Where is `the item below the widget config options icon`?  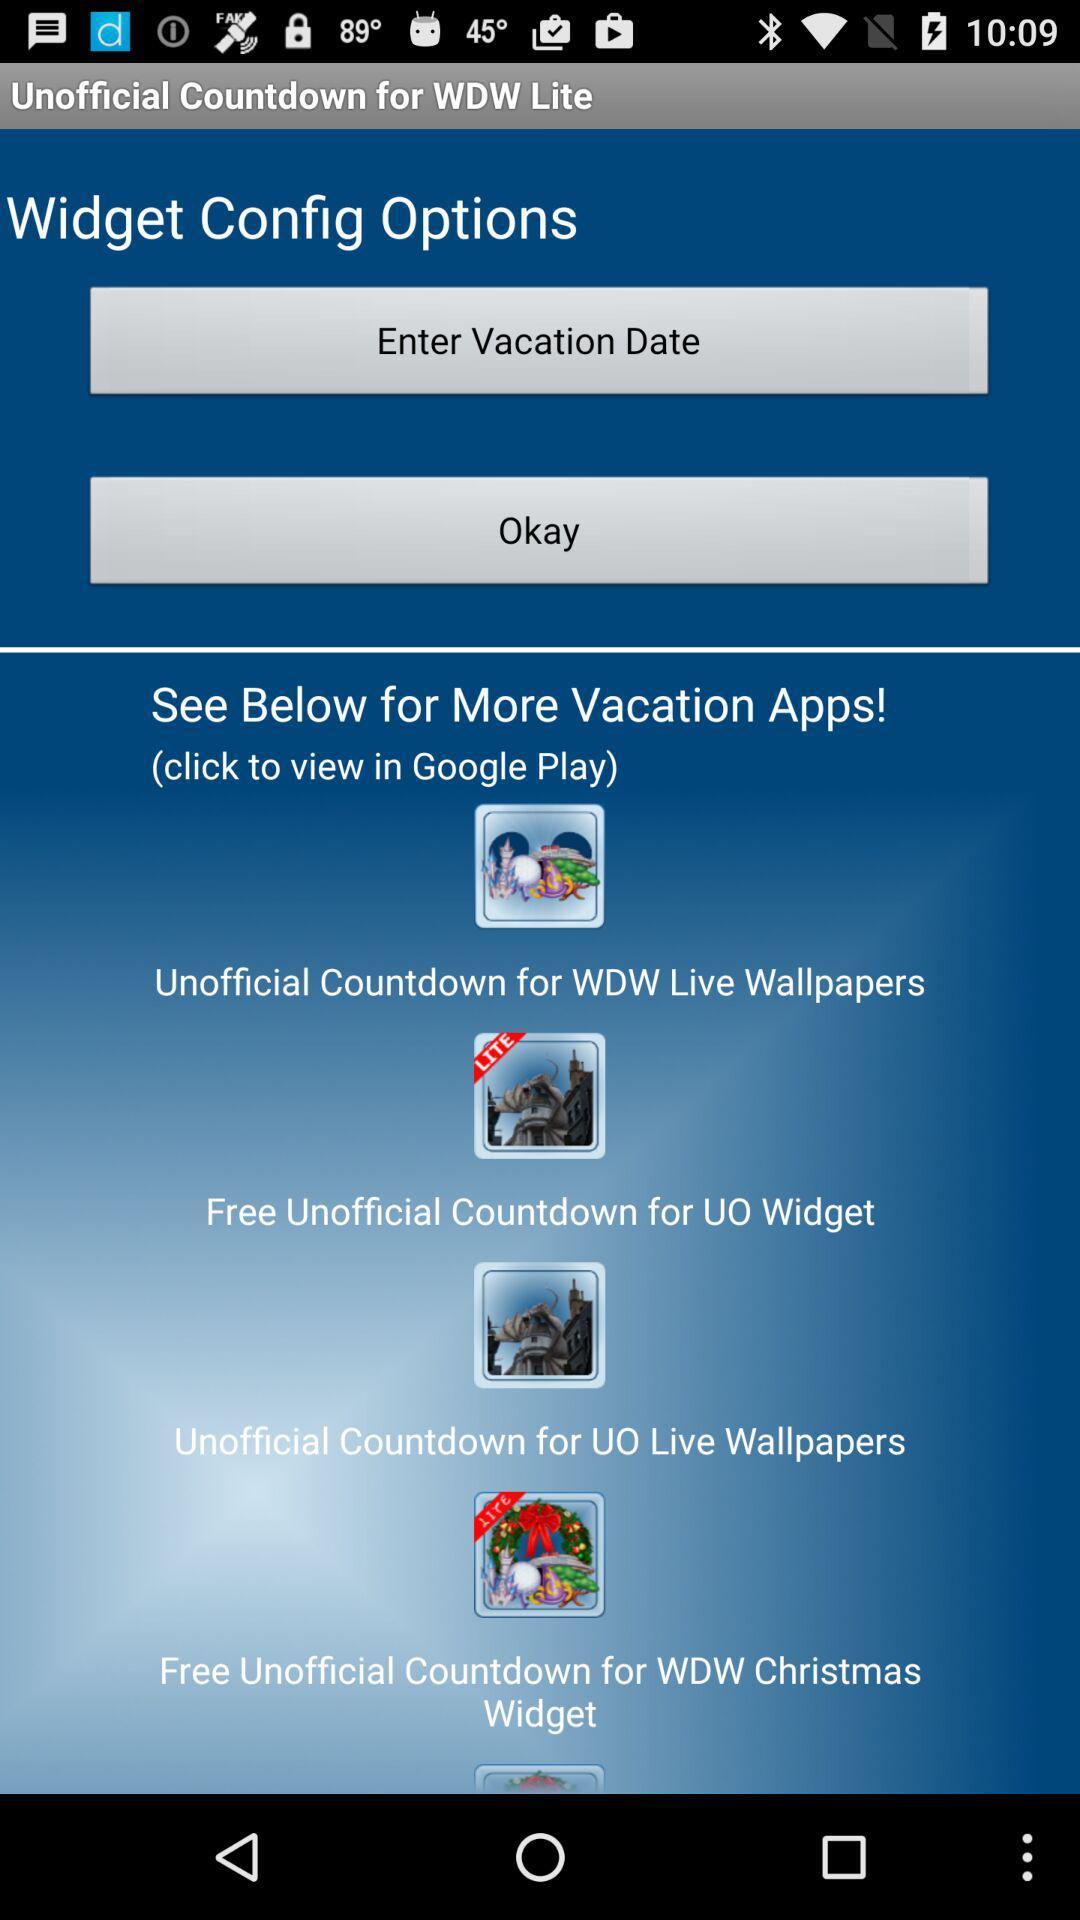 the item below the widget config options icon is located at coordinates (538, 346).